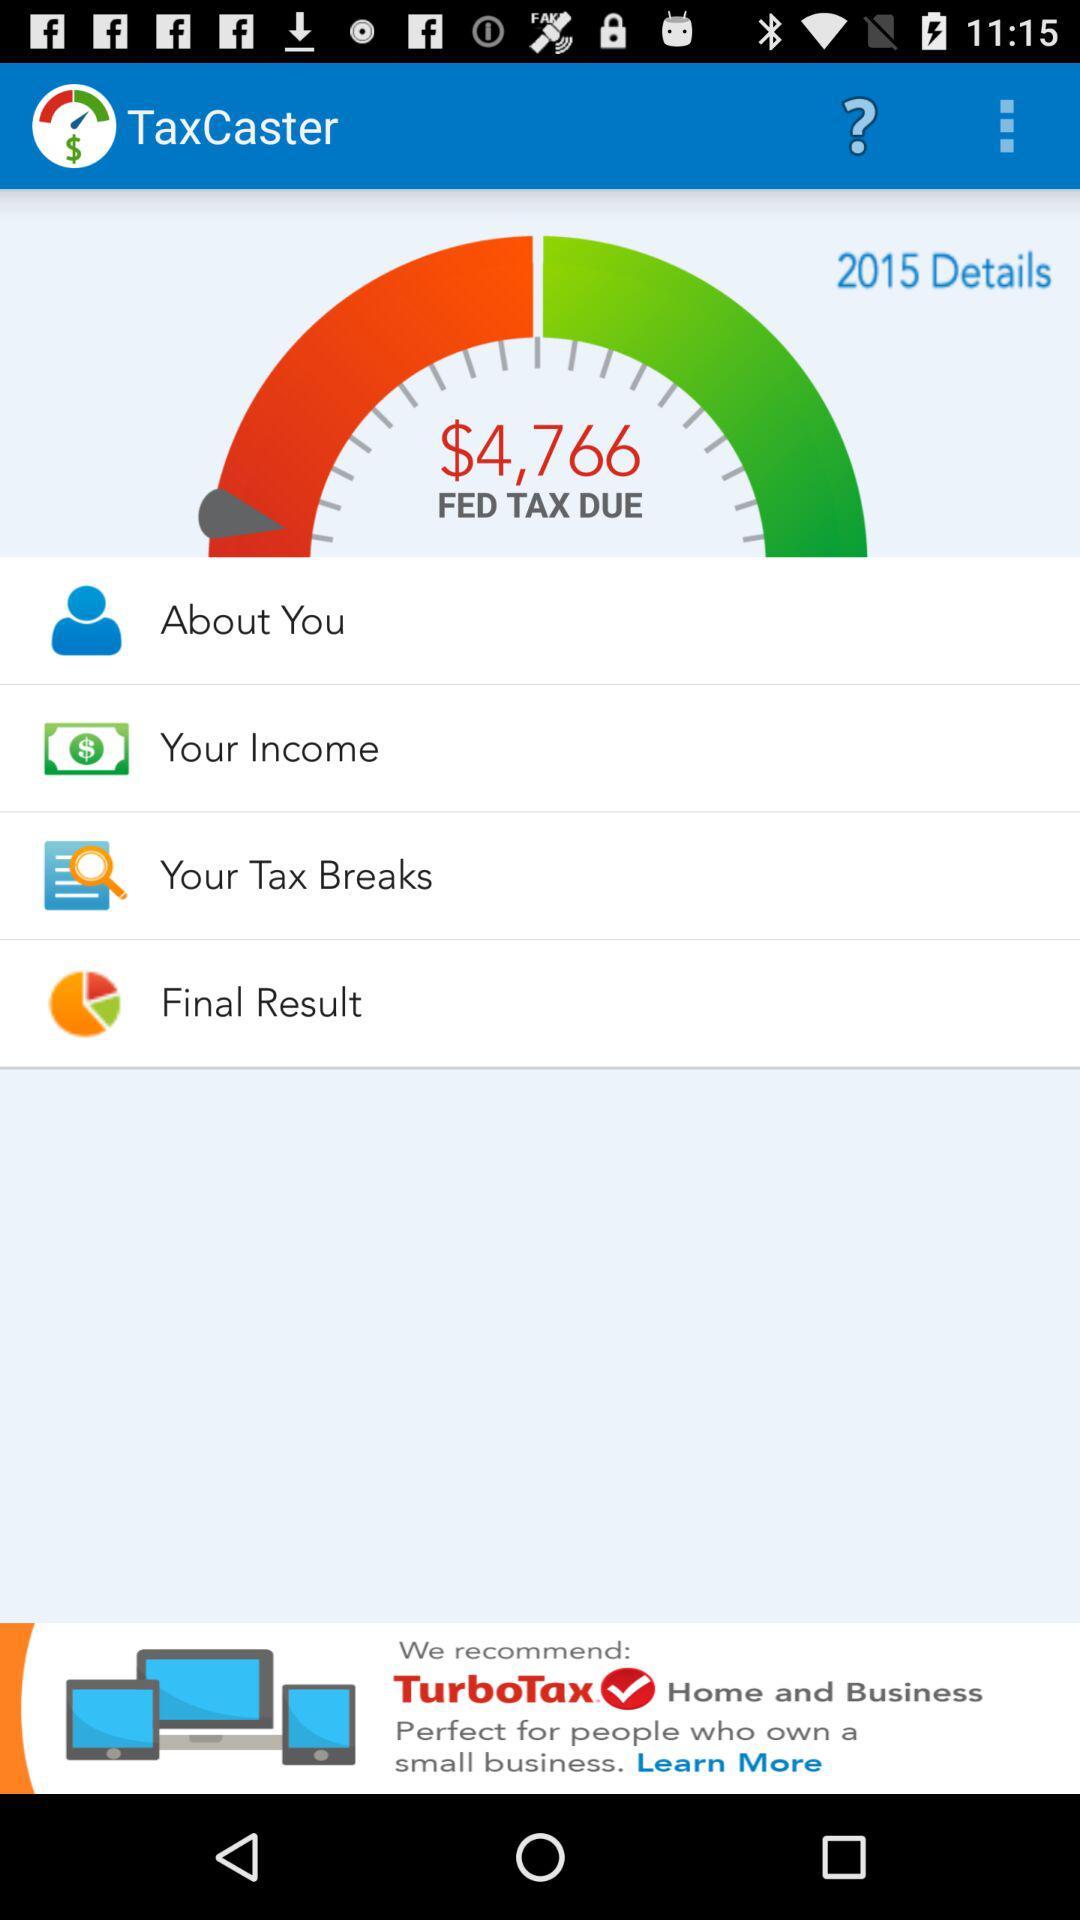 The height and width of the screenshot is (1920, 1080). What do you see at coordinates (601, 746) in the screenshot?
I see `icon above the your tax breaks app` at bounding box center [601, 746].